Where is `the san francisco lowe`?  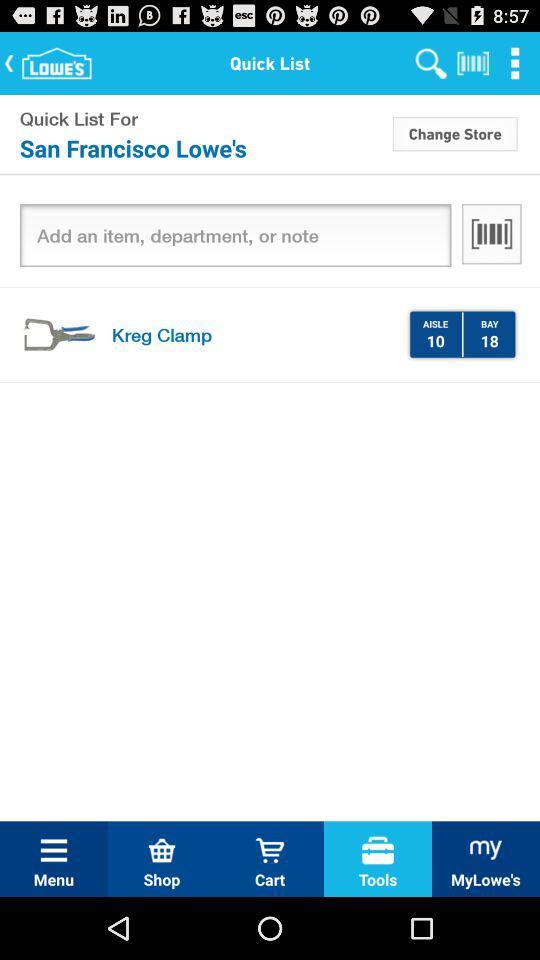 the san francisco lowe is located at coordinates (204, 146).